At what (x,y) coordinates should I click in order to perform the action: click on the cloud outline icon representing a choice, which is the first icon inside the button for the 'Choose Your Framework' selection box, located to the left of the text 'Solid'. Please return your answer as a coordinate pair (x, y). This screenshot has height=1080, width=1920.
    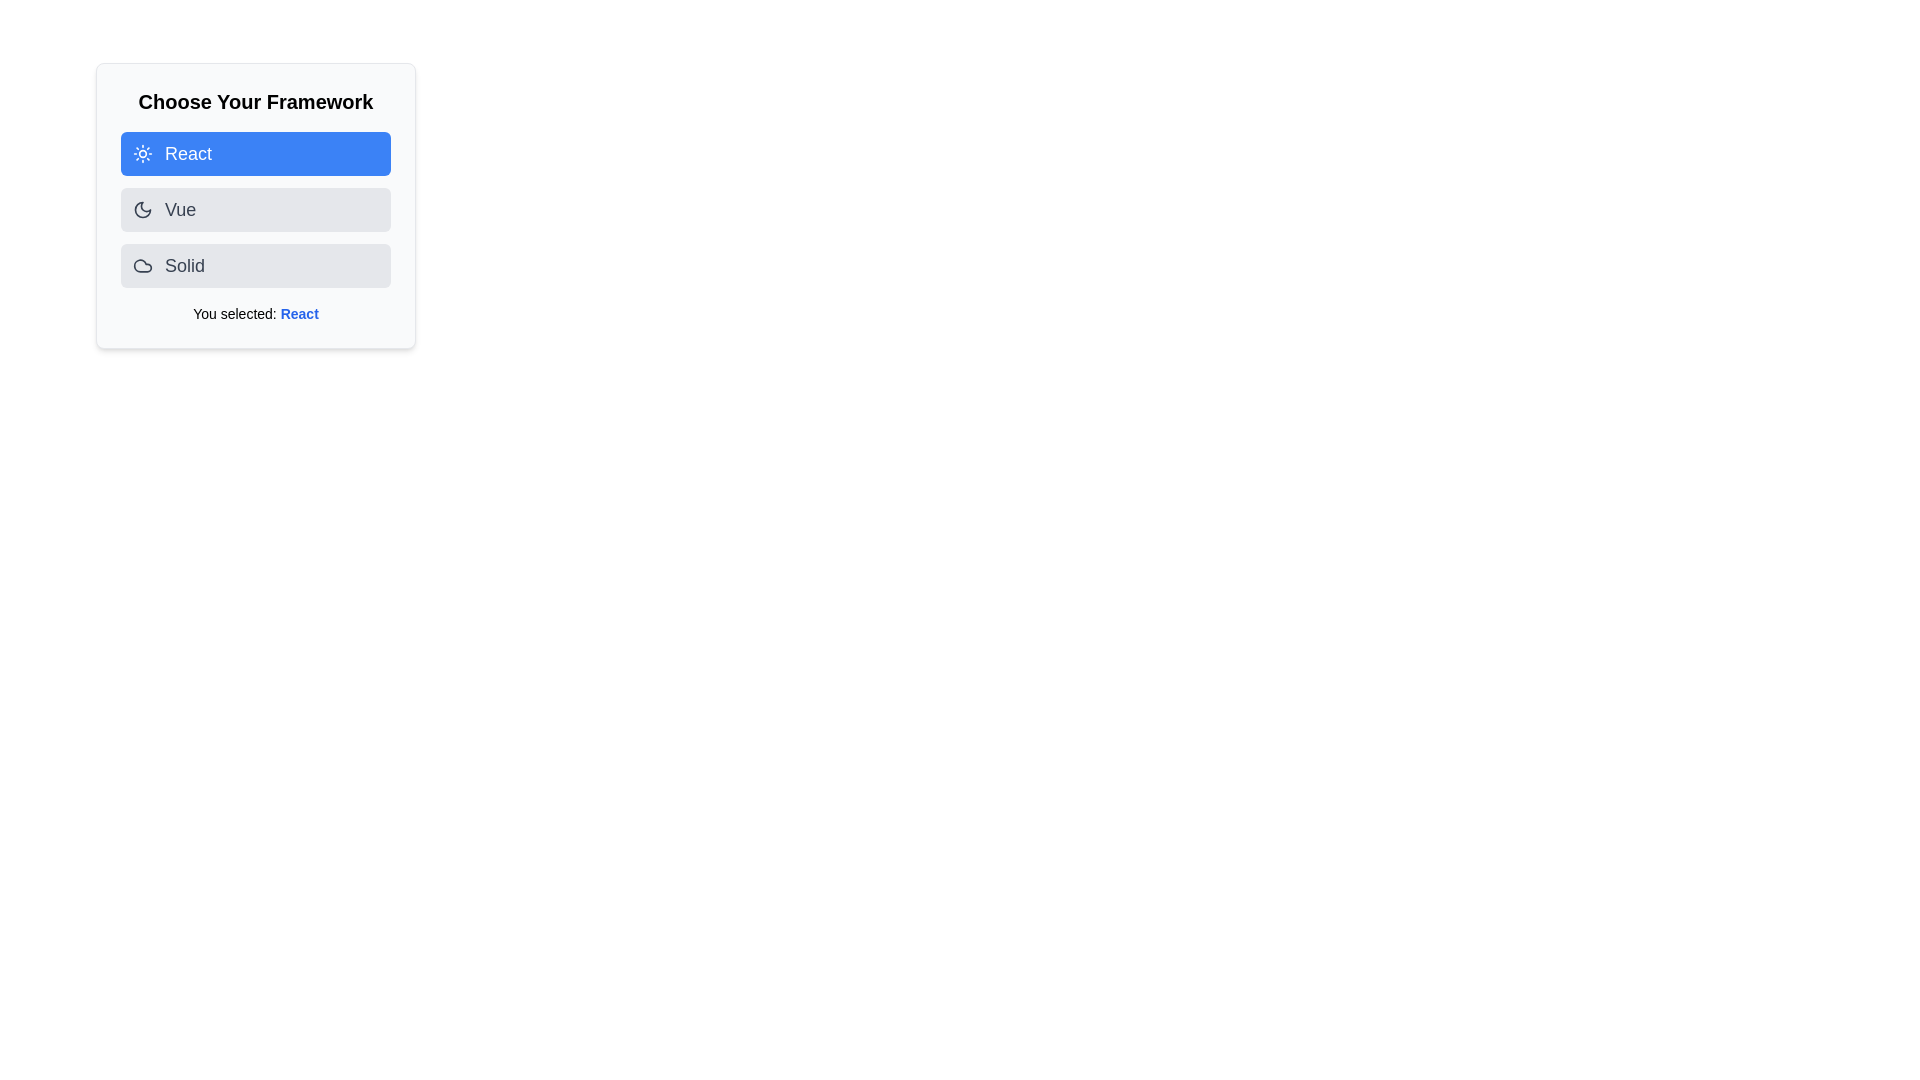
    Looking at the image, I should click on (142, 265).